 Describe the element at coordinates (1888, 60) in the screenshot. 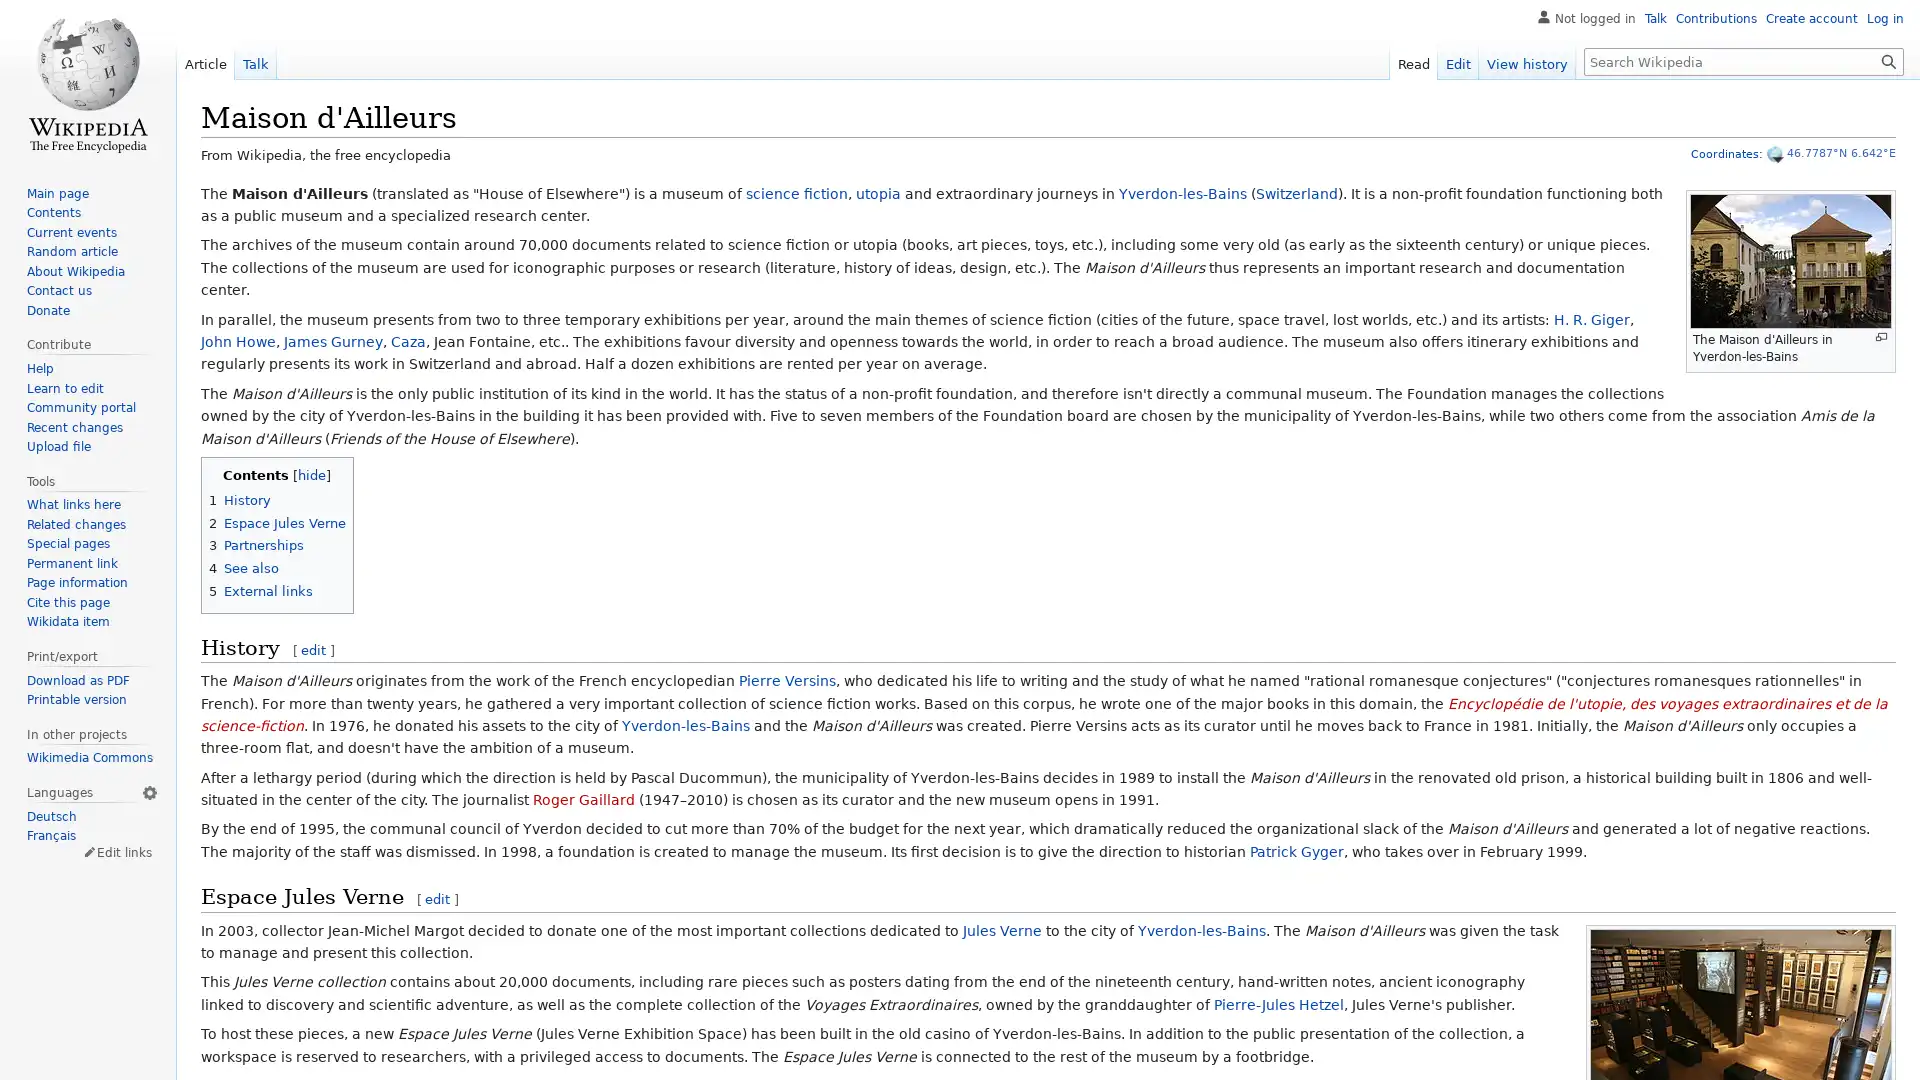

I see `Search` at that location.